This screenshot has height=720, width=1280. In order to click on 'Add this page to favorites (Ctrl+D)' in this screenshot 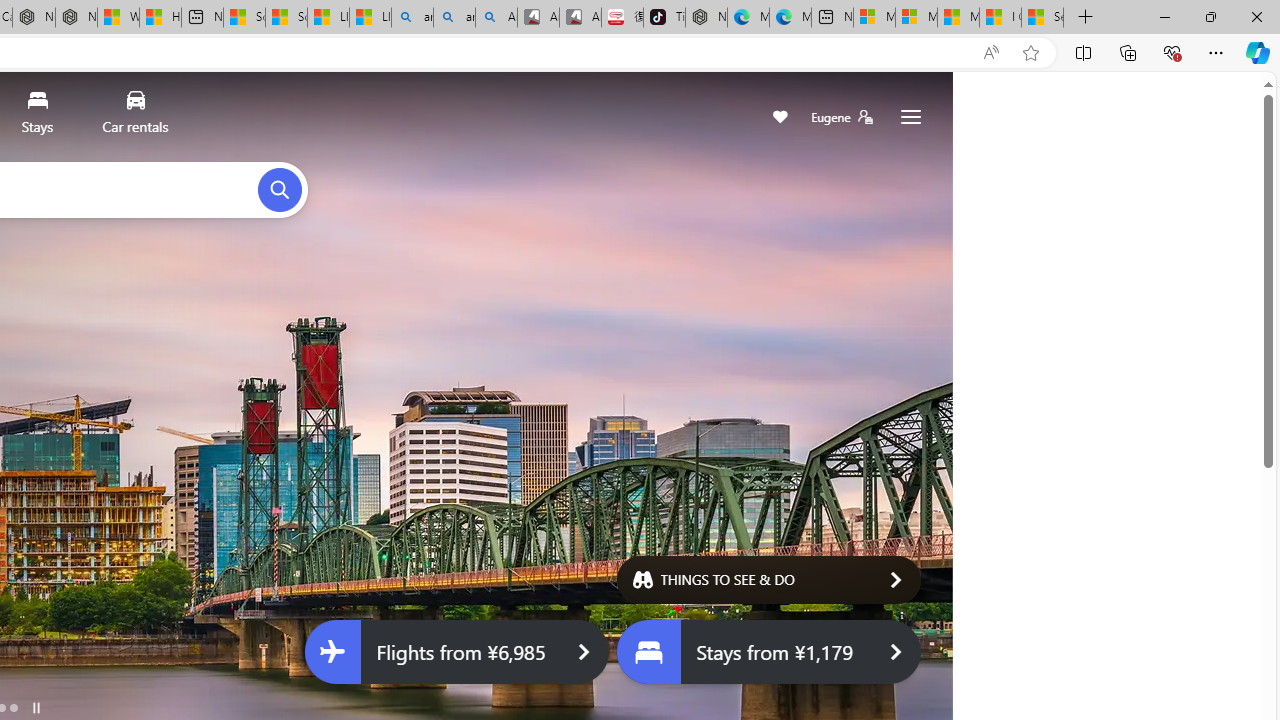, I will do `click(1031, 52)`.